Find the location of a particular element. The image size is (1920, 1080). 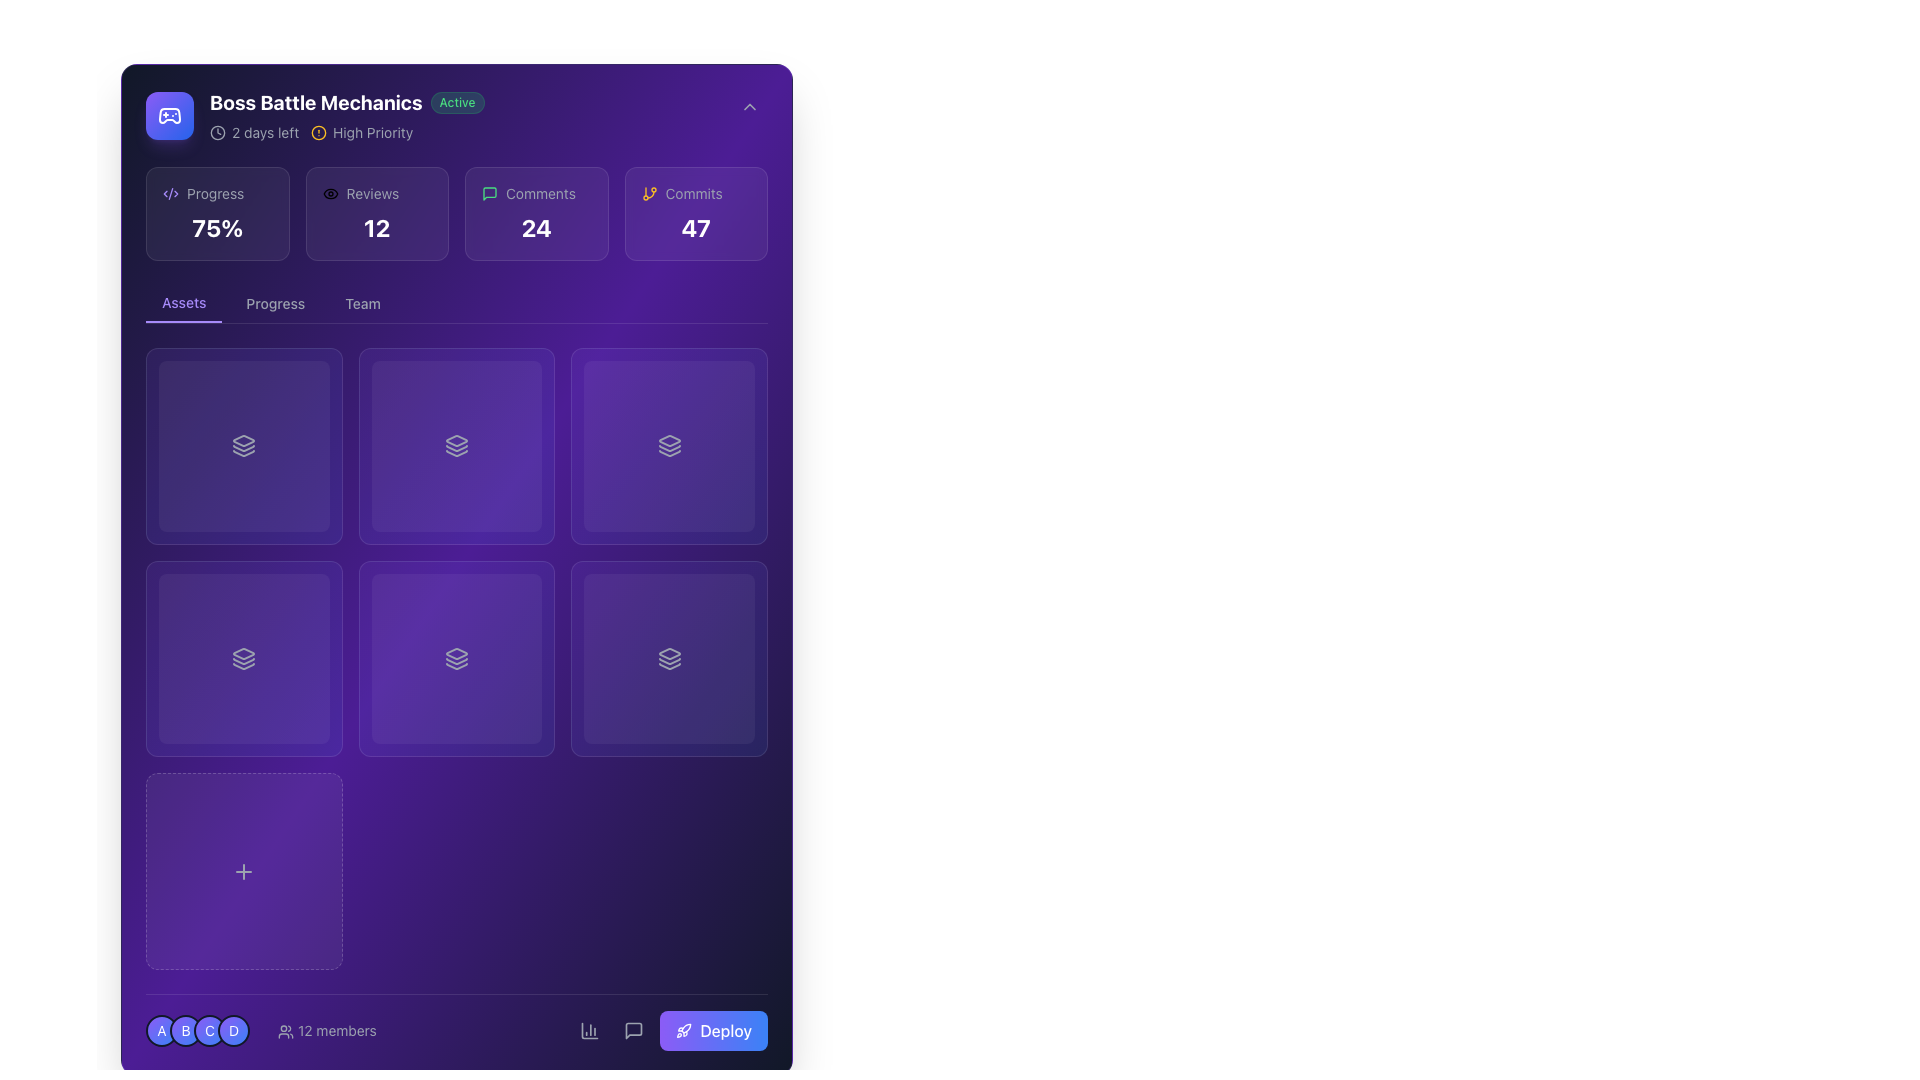

the second square in the first row of the grid layout is located at coordinates (455, 445).